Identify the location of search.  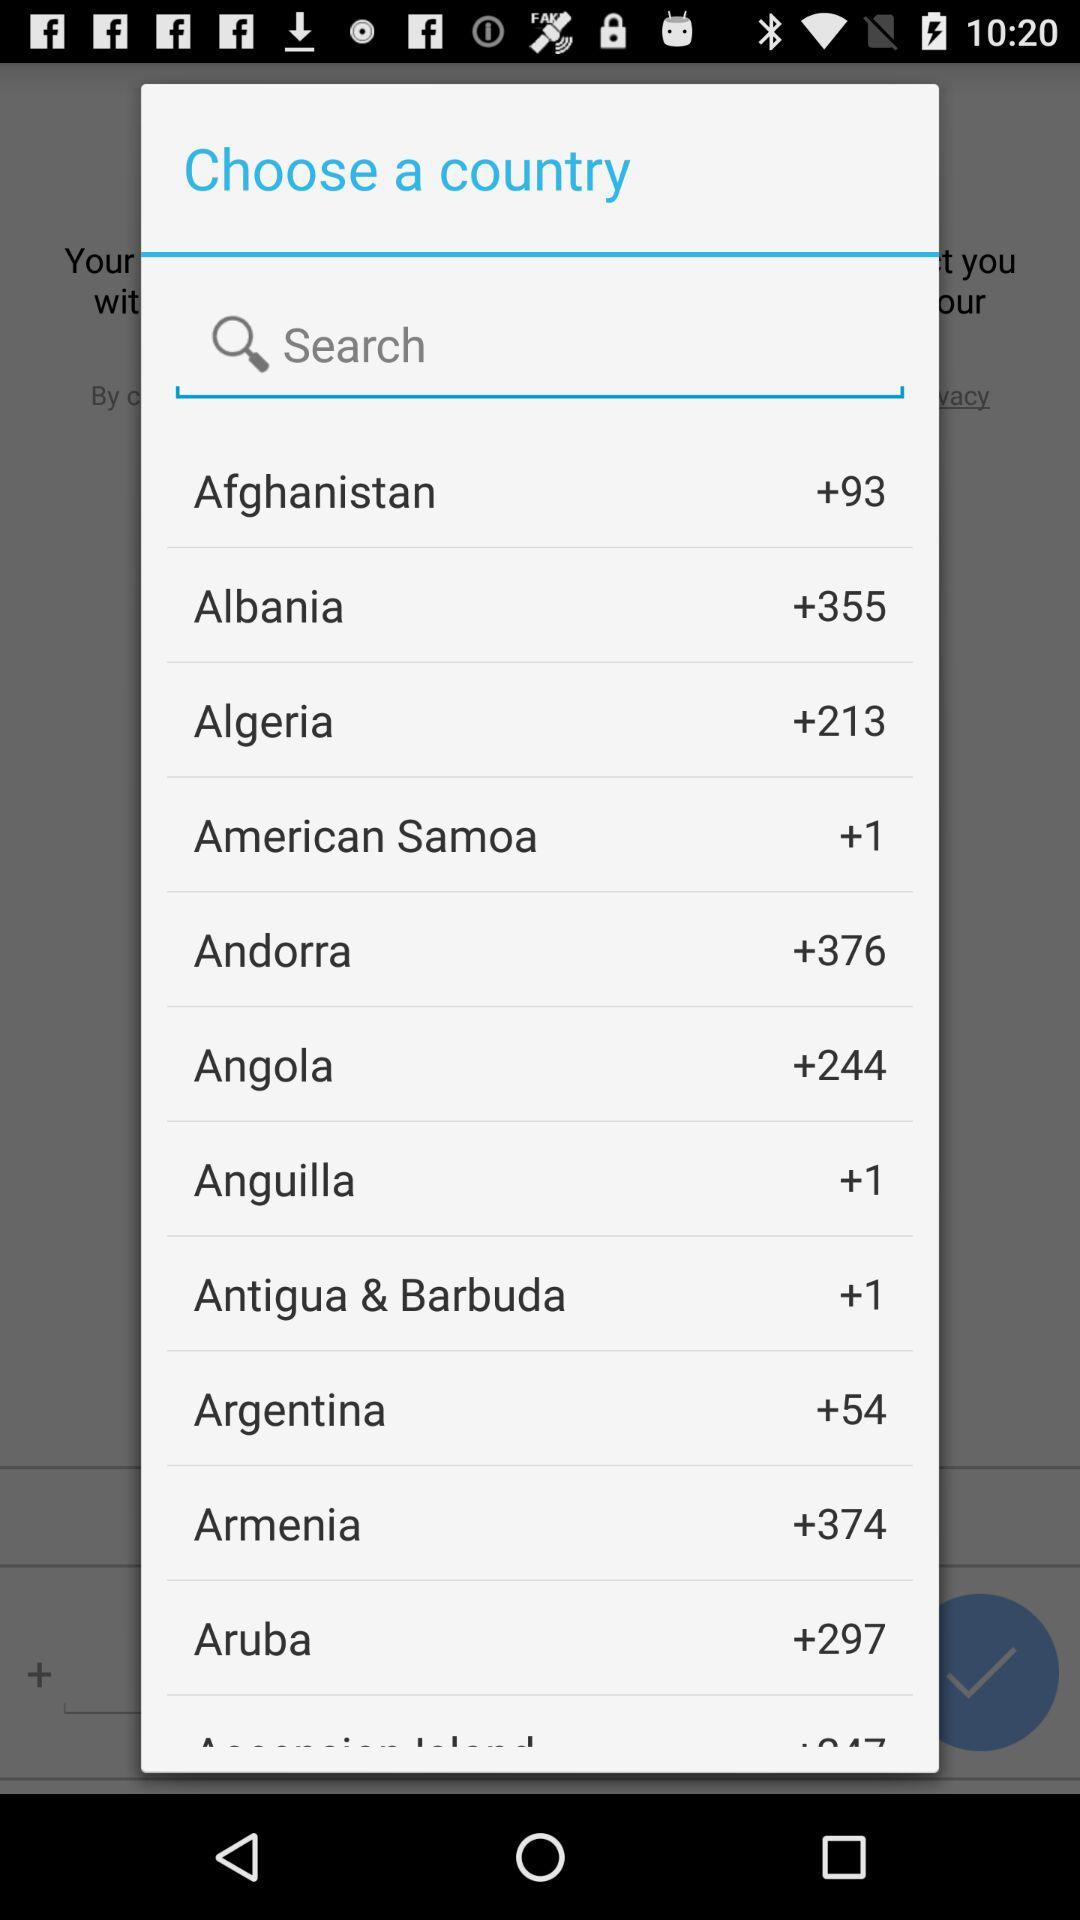
(540, 345).